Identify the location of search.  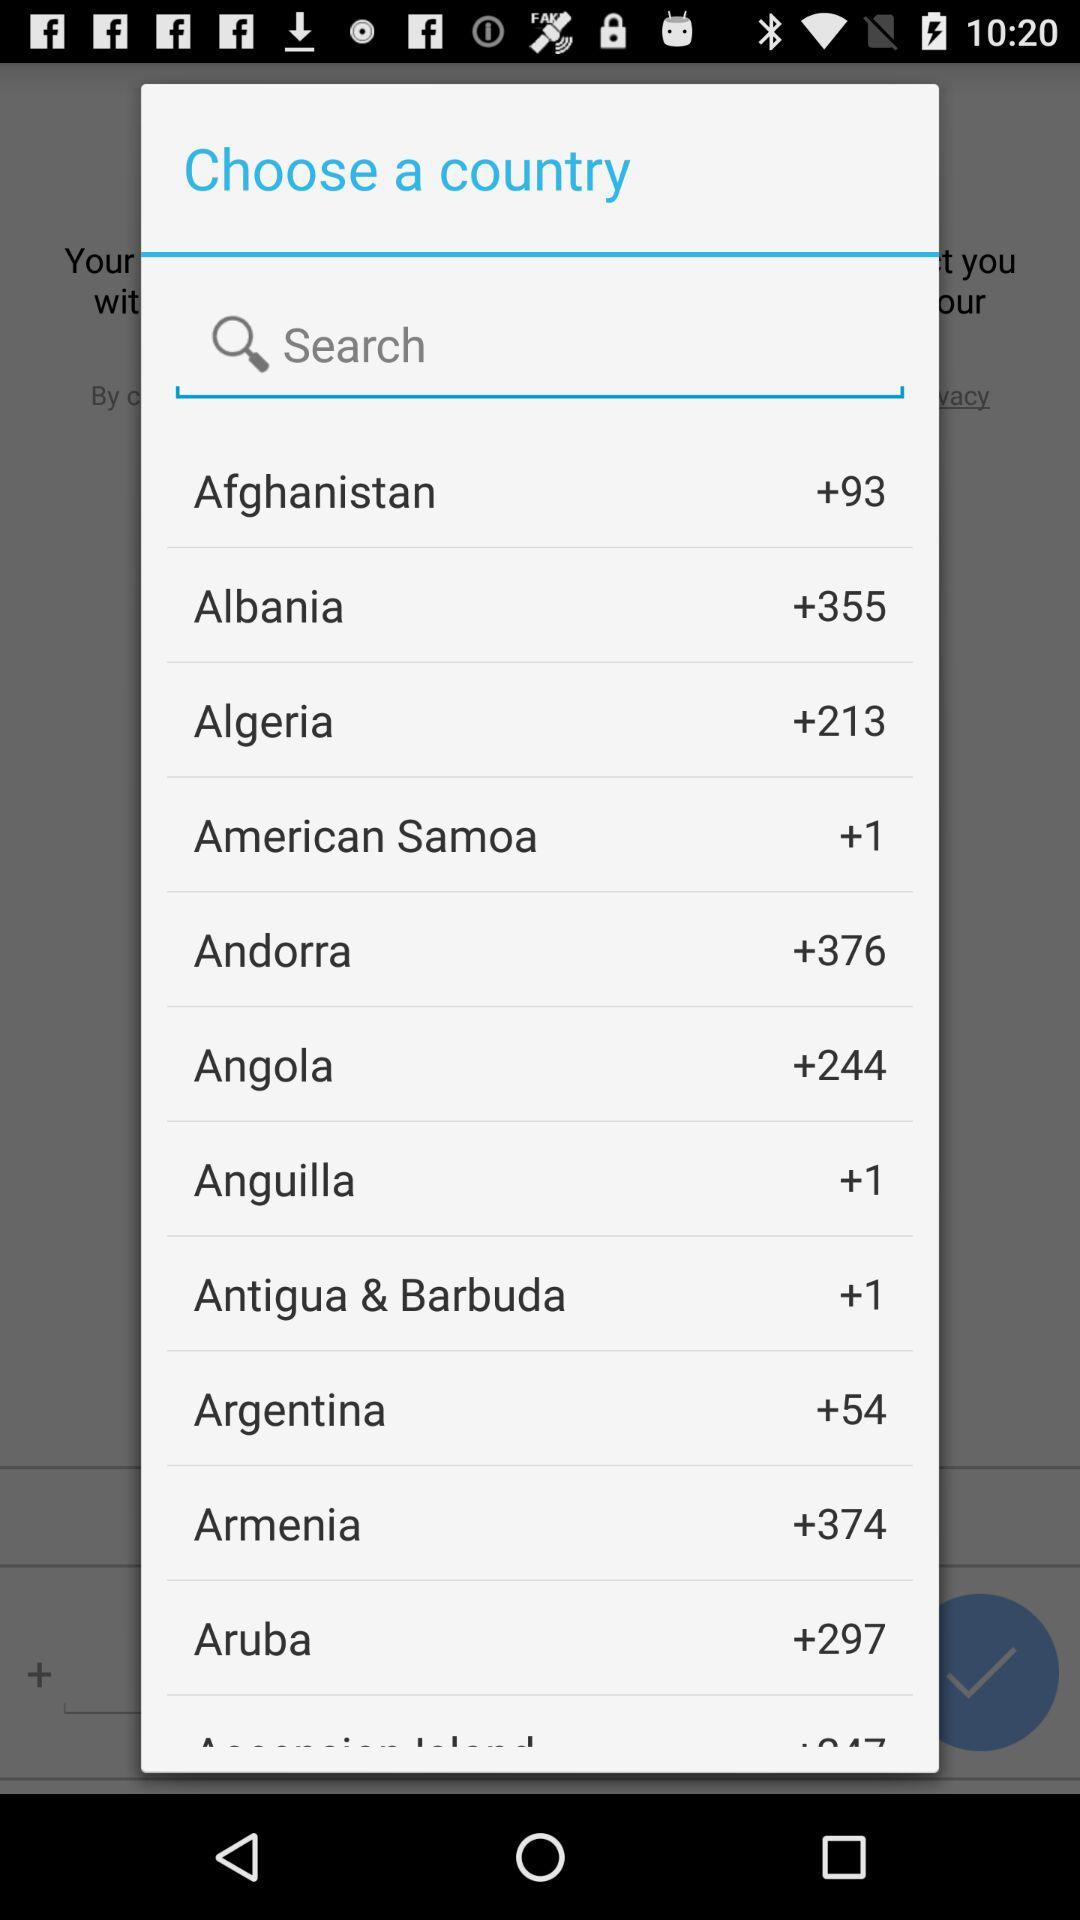
(540, 345).